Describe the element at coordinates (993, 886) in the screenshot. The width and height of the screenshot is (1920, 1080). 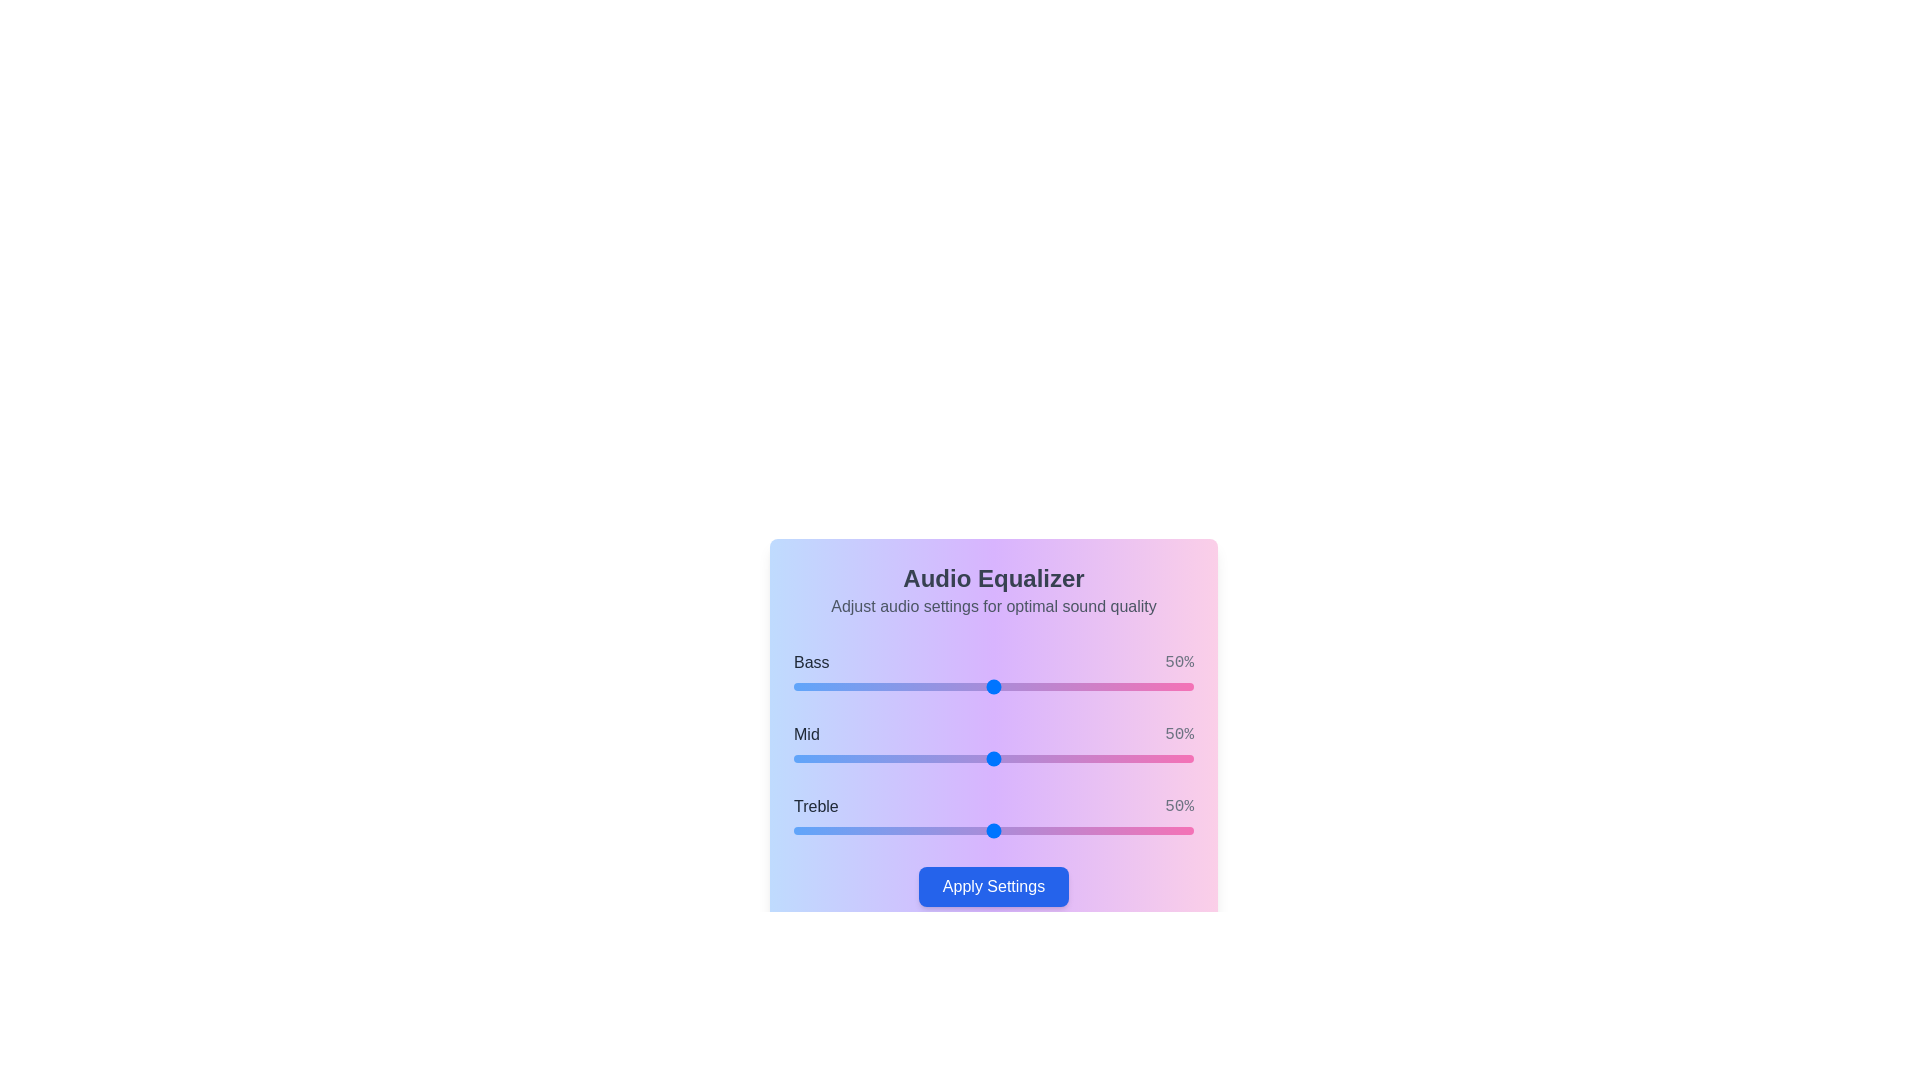
I see `the 'Apply Settings' button` at that location.